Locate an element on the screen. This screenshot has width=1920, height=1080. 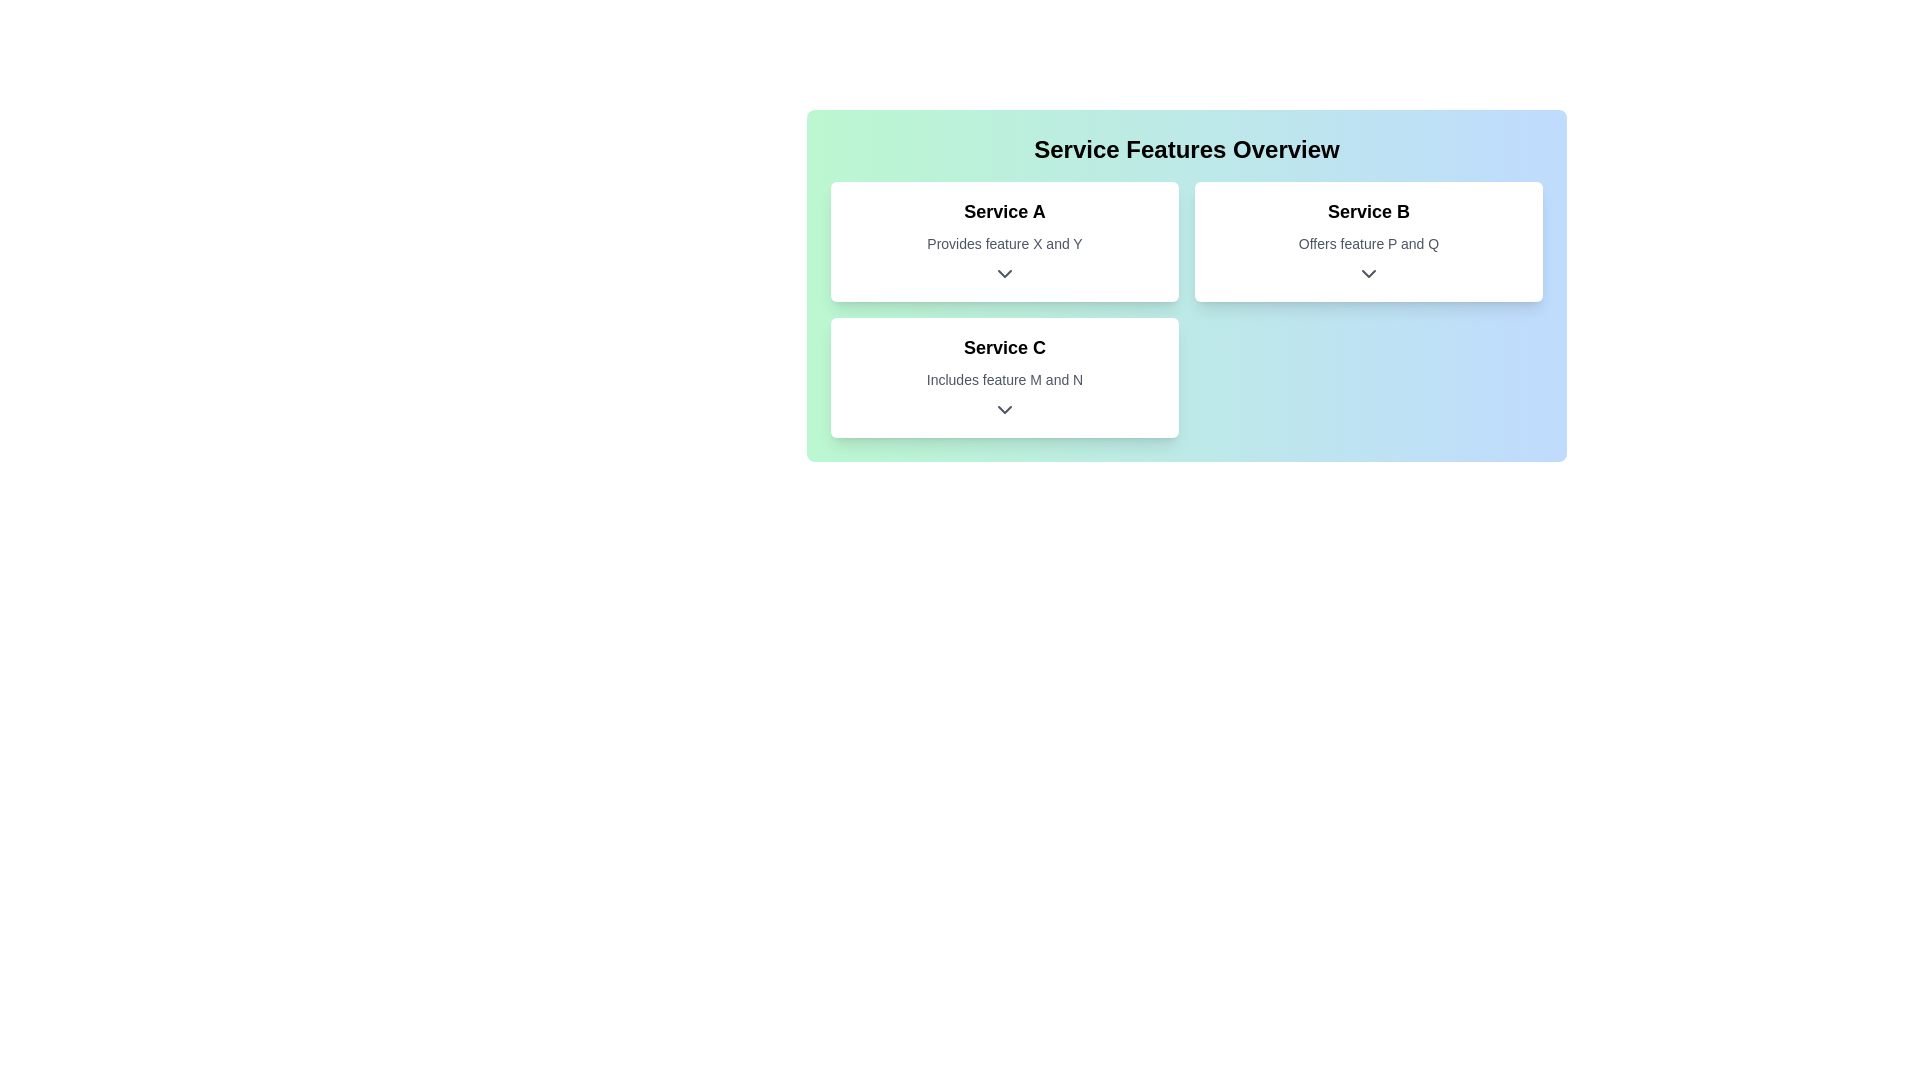
the static text element that provides a brief description of the features included in 'Service C', located in the second card of the grid, below the card title and above the chevron-down icon is located at coordinates (1004, 380).